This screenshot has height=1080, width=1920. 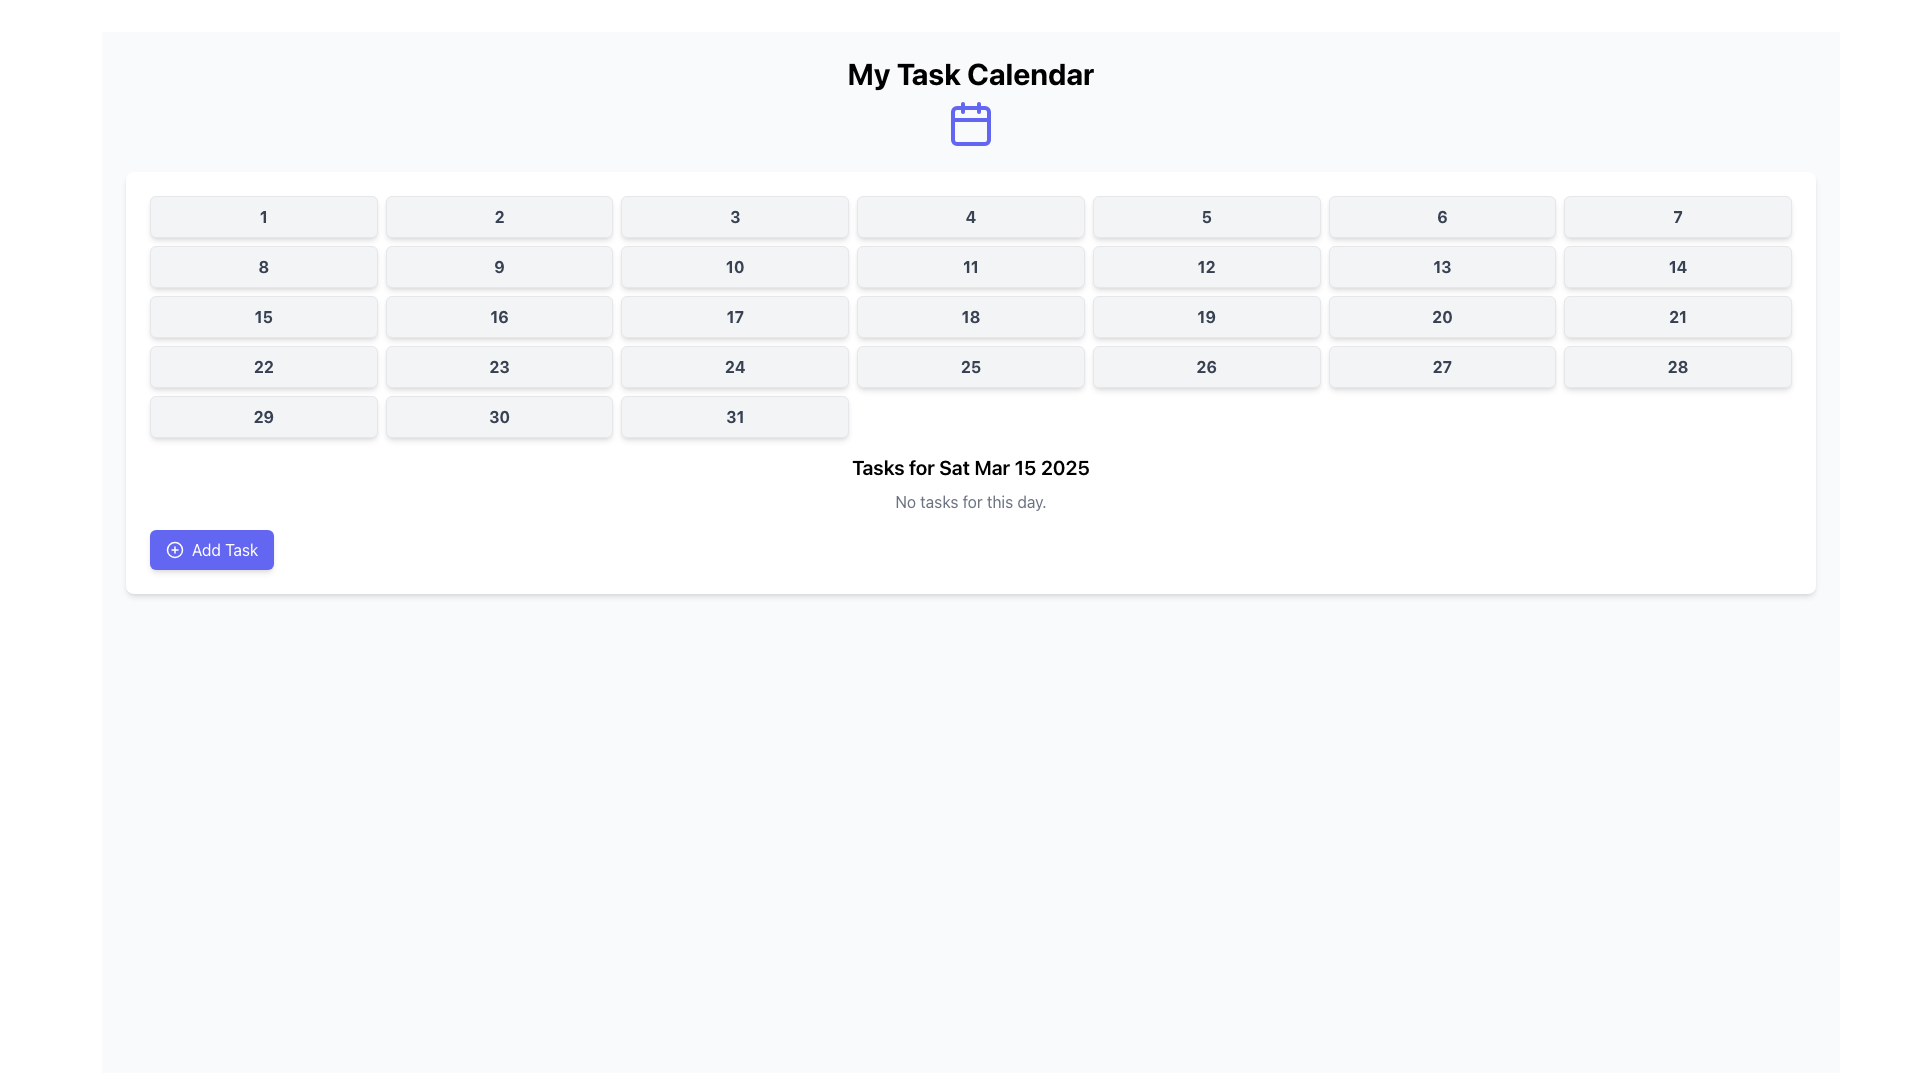 What do you see at coordinates (734, 366) in the screenshot?
I see `the selectable day button located in the fourth row and fourth column of the calendar grid` at bounding box center [734, 366].